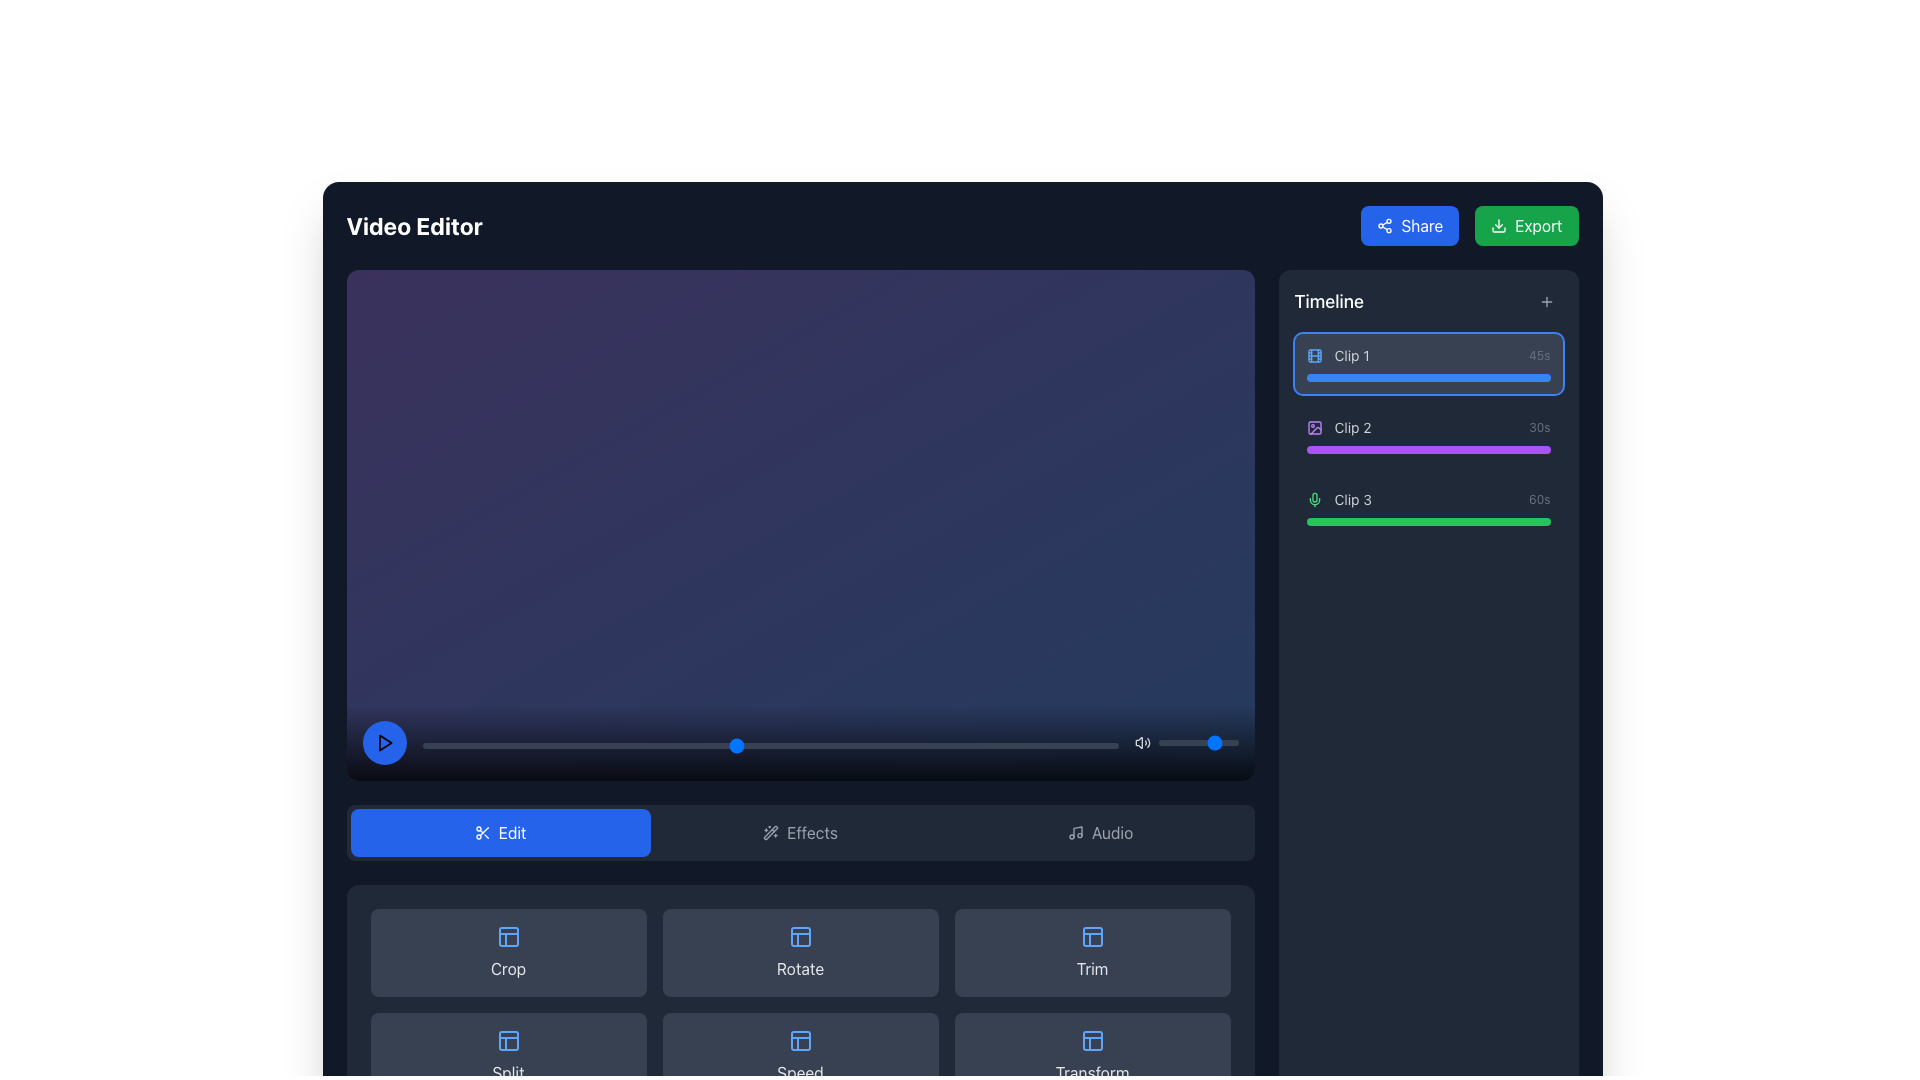 This screenshot has height=1080, width=1920. Describe the element at coordinates (1314, 496) in the screenshot. I see `the microphone icon's body, which is part of a green-themed microphone icon located in the timeline section adjacent to 'Clip 3'` at that location.